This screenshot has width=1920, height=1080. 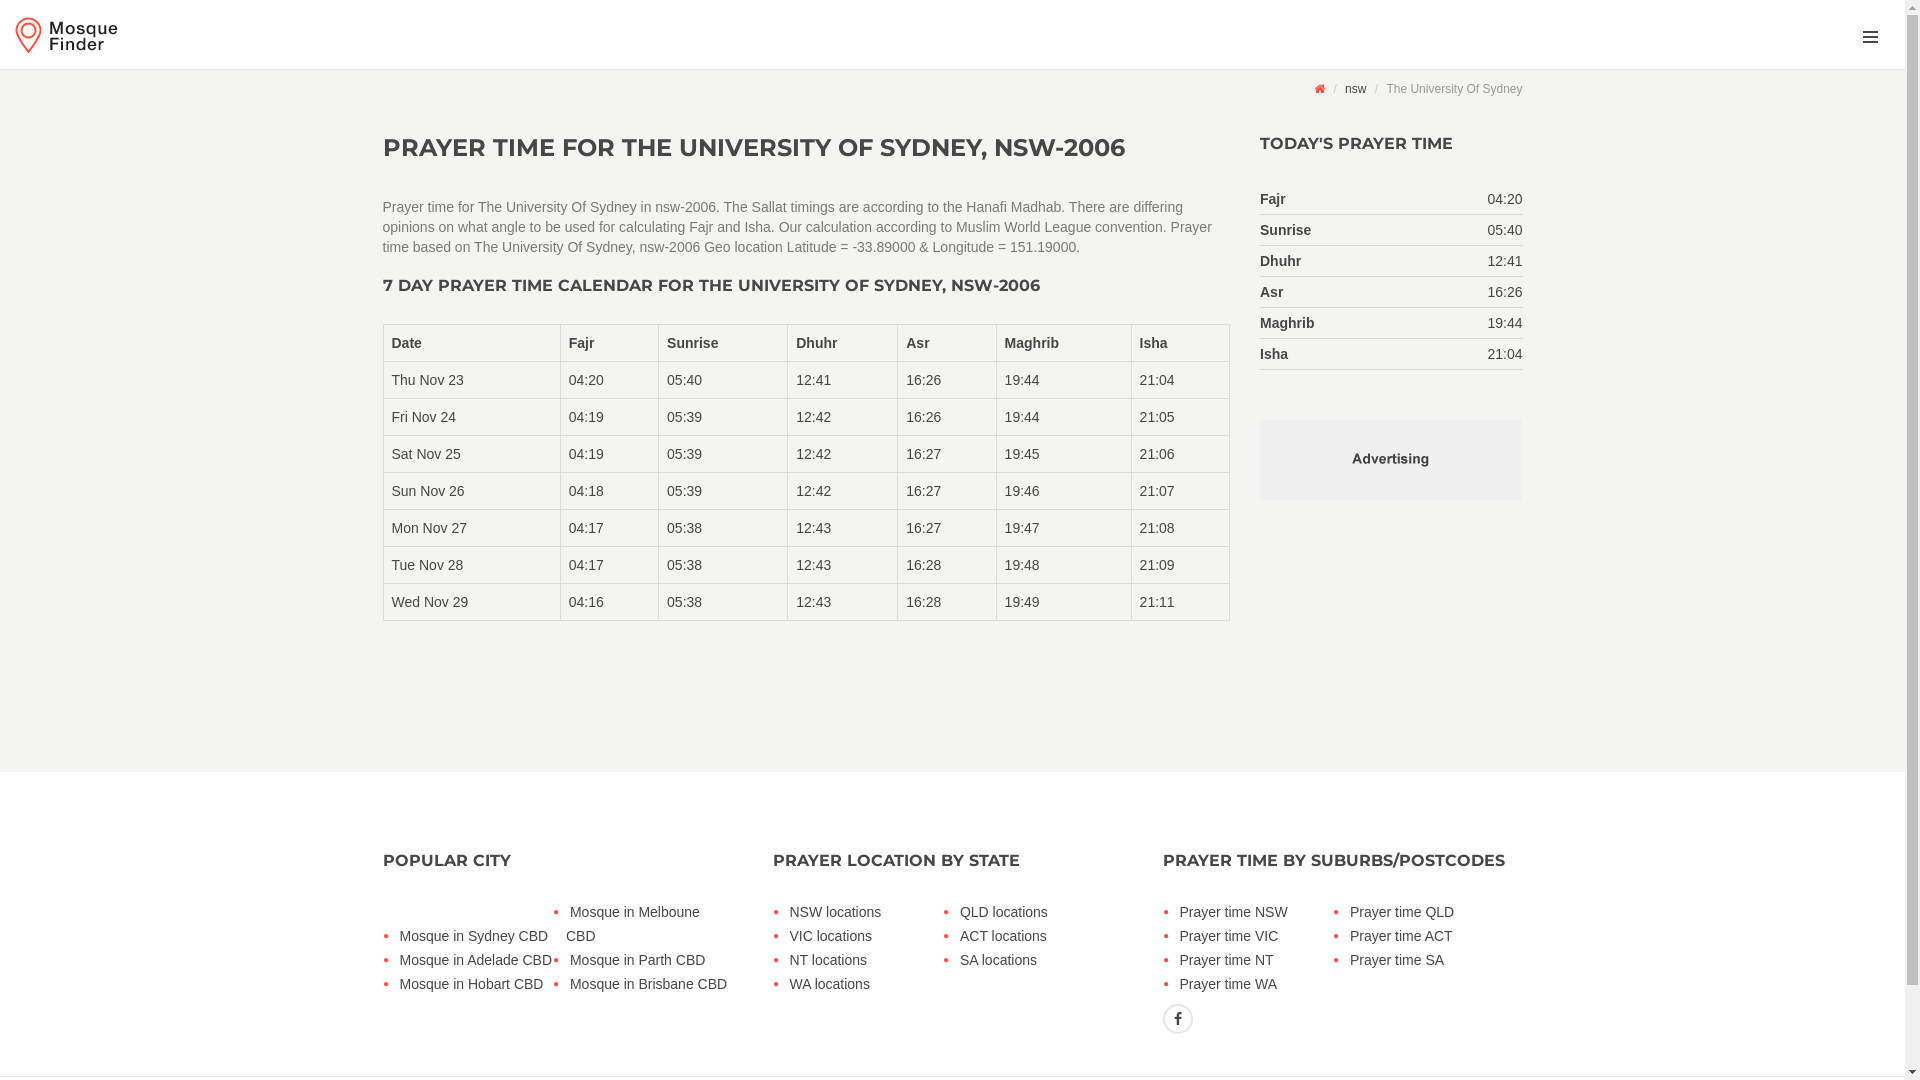 I want to click on 'Prayer time VIC', so click(x=1176, y=936).